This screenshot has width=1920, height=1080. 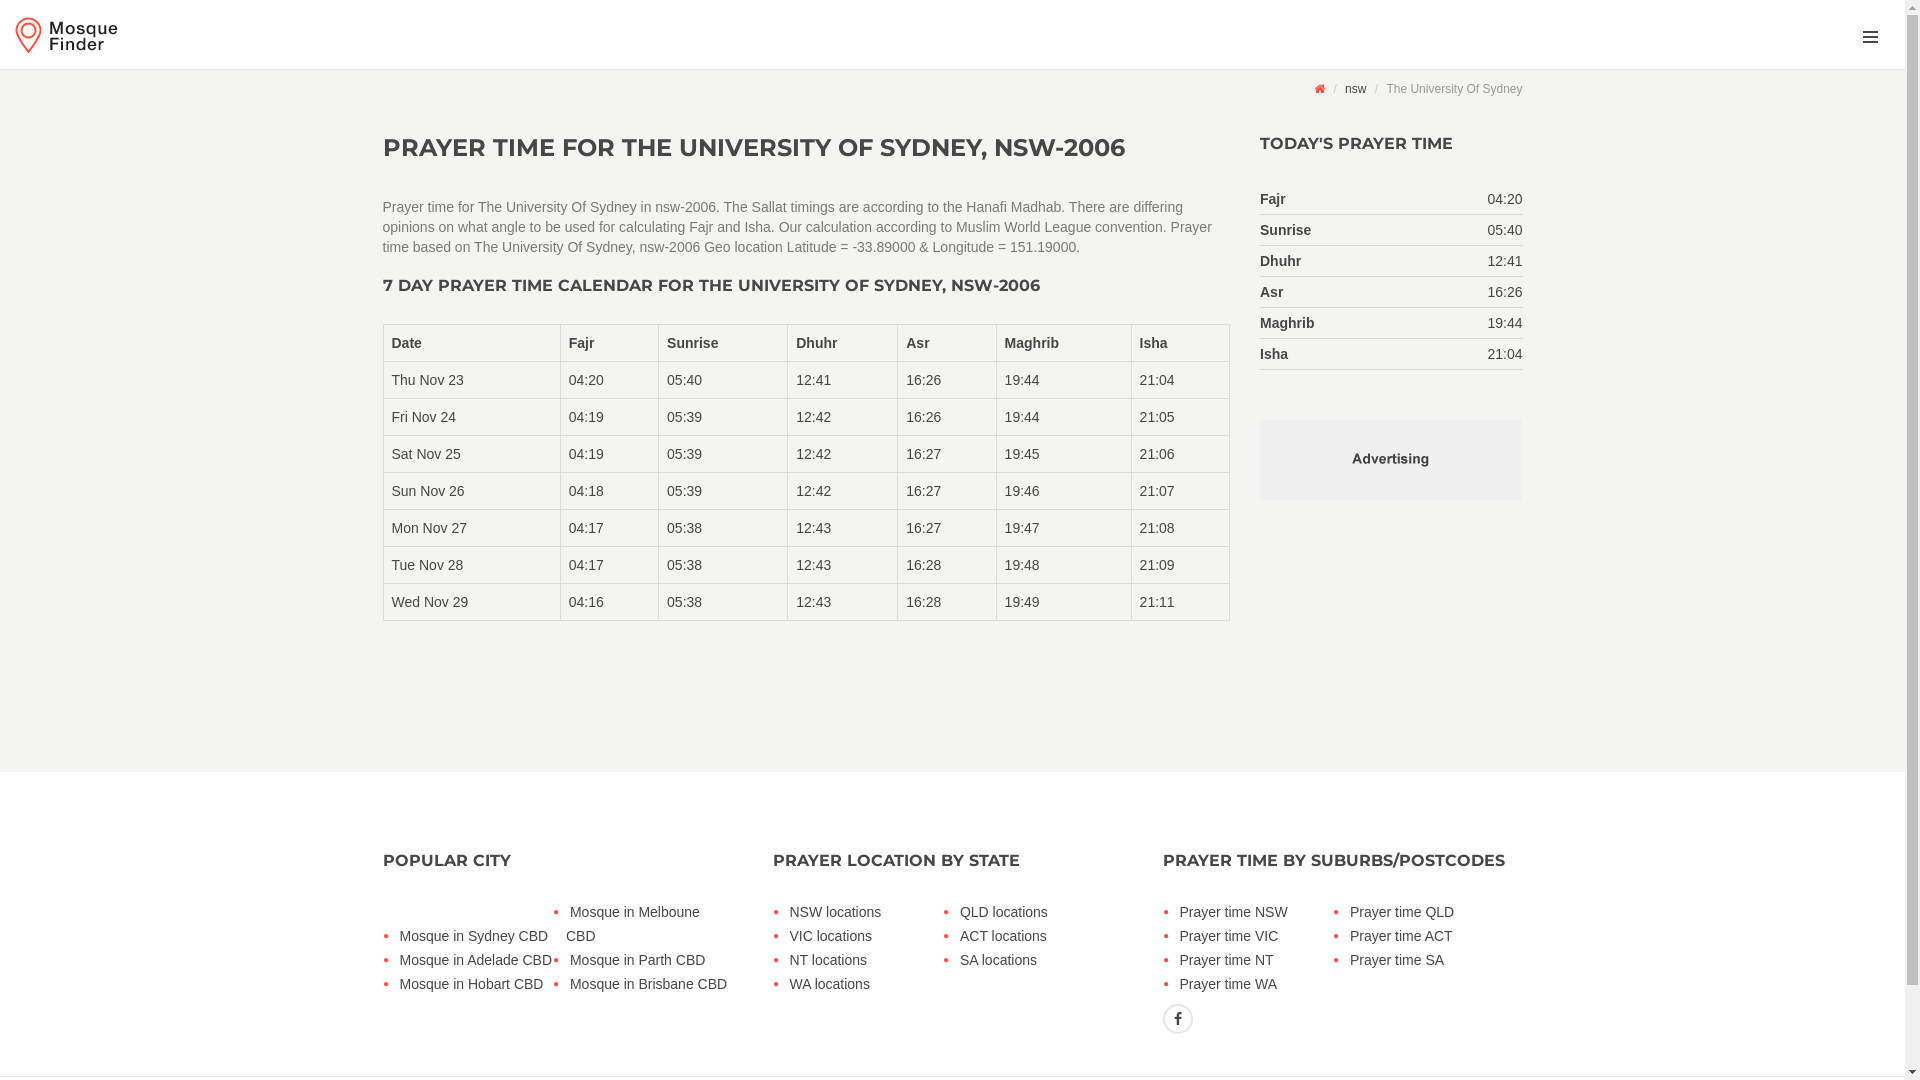 I want to click on 'Prayer time VIC', so click(x=1176, y=936).